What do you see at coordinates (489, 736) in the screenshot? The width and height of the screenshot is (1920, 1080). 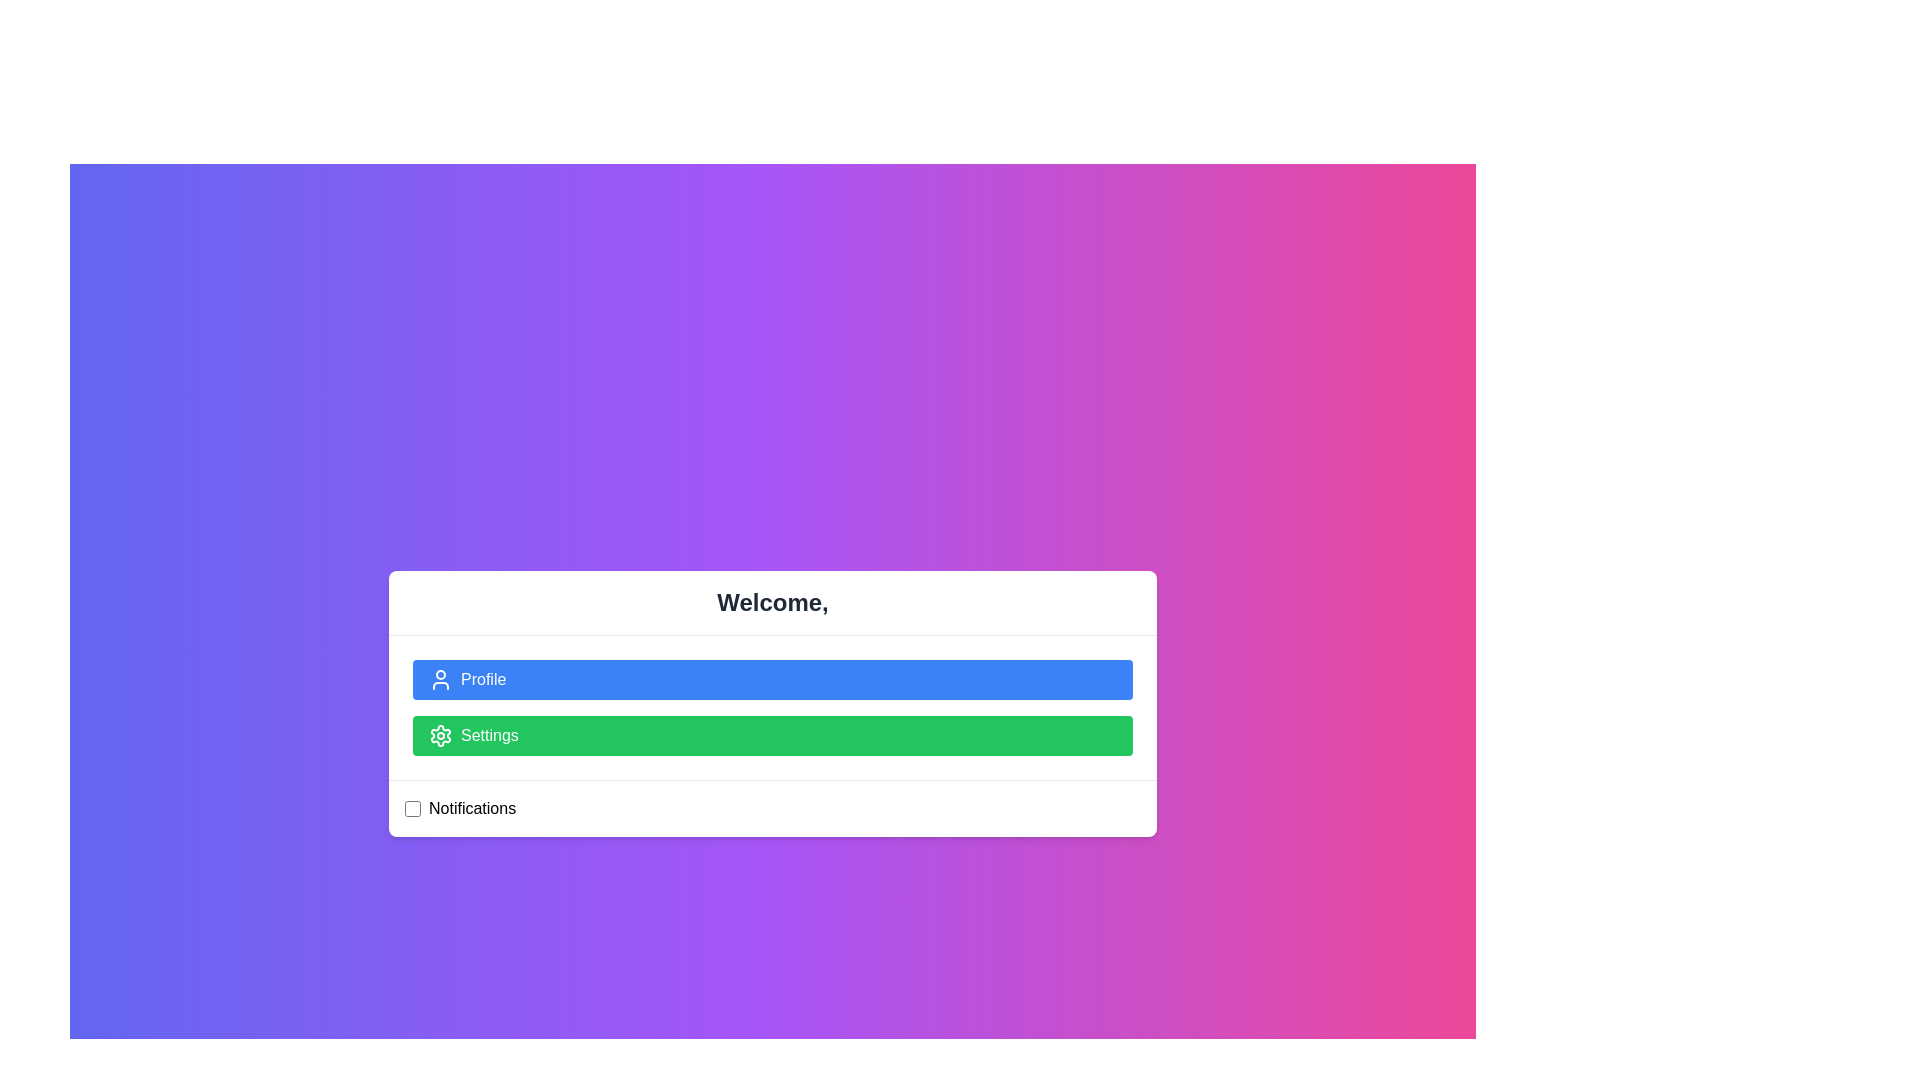 I see `the 'Settings' button, which is a green button containing a label indicating configuration settings` at bounding box center [489, 736].